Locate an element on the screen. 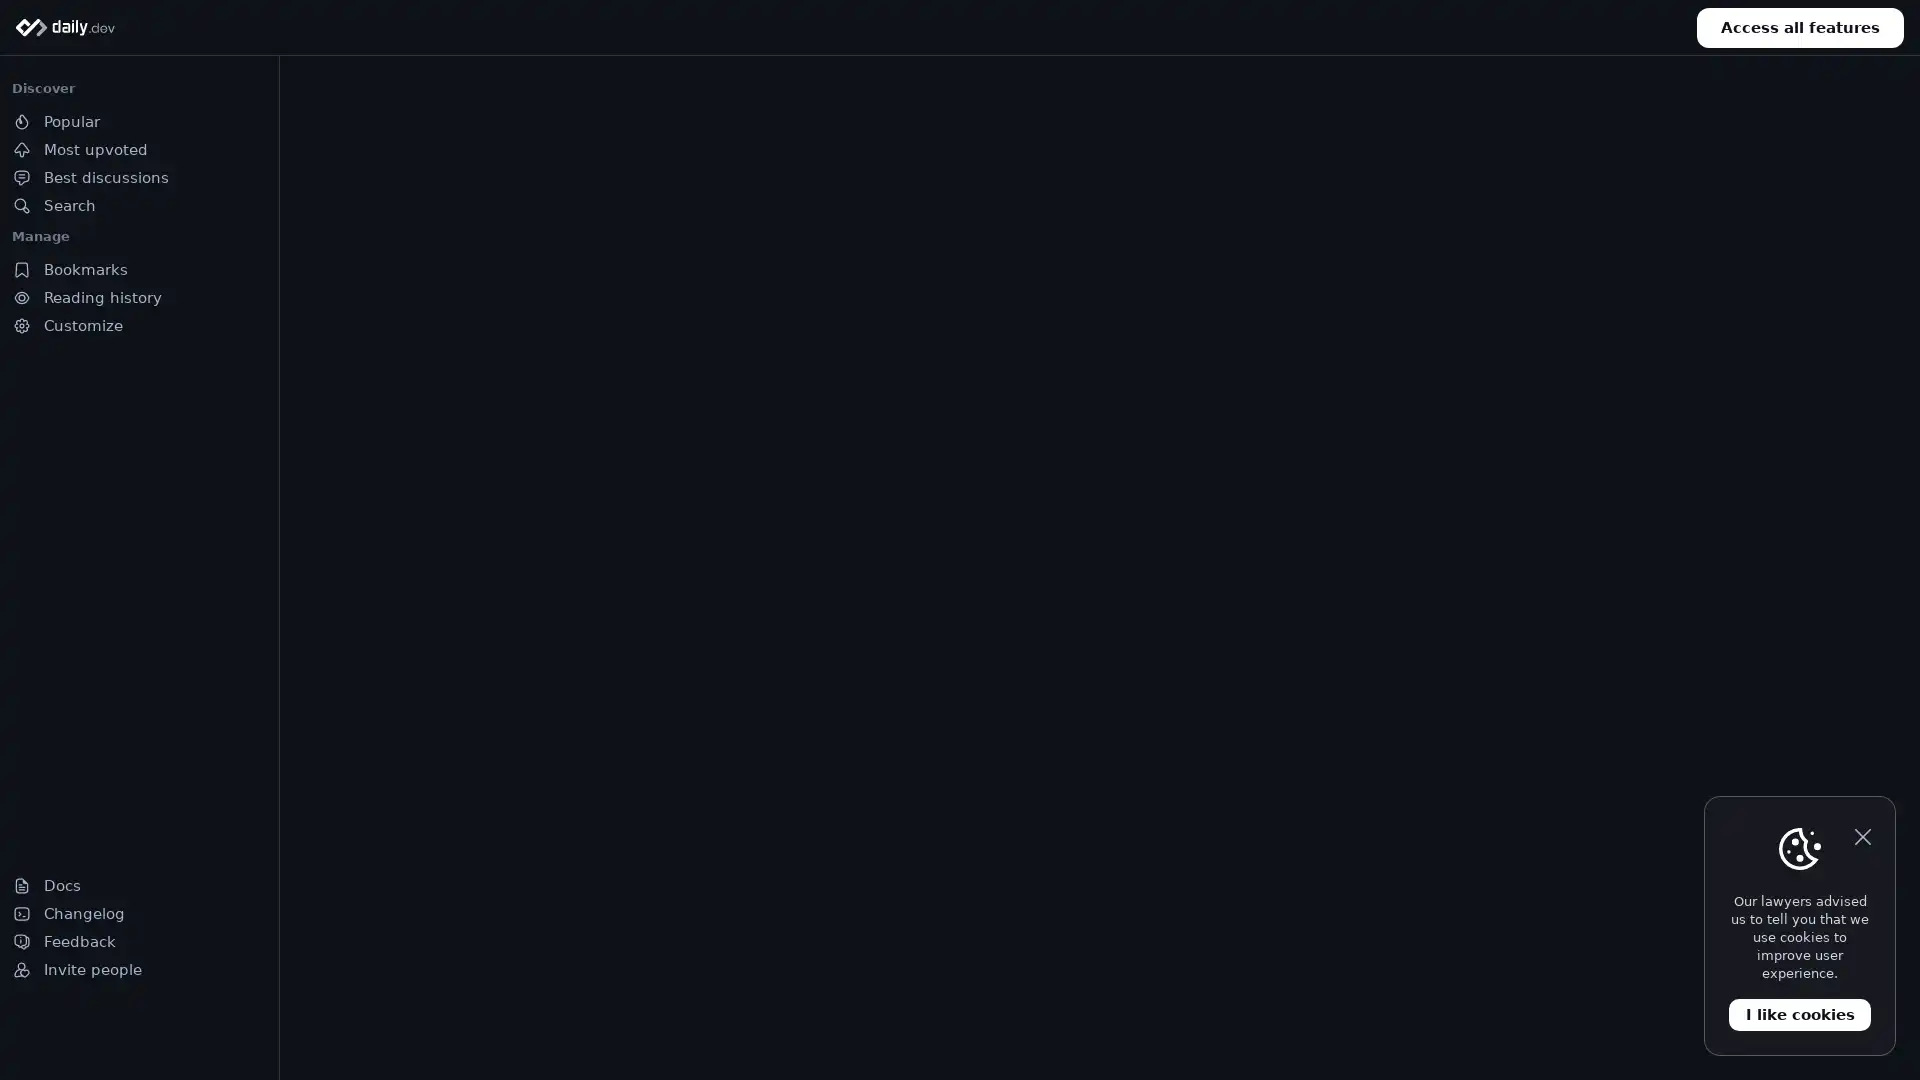  Comments is located at coordinates (922, 559).